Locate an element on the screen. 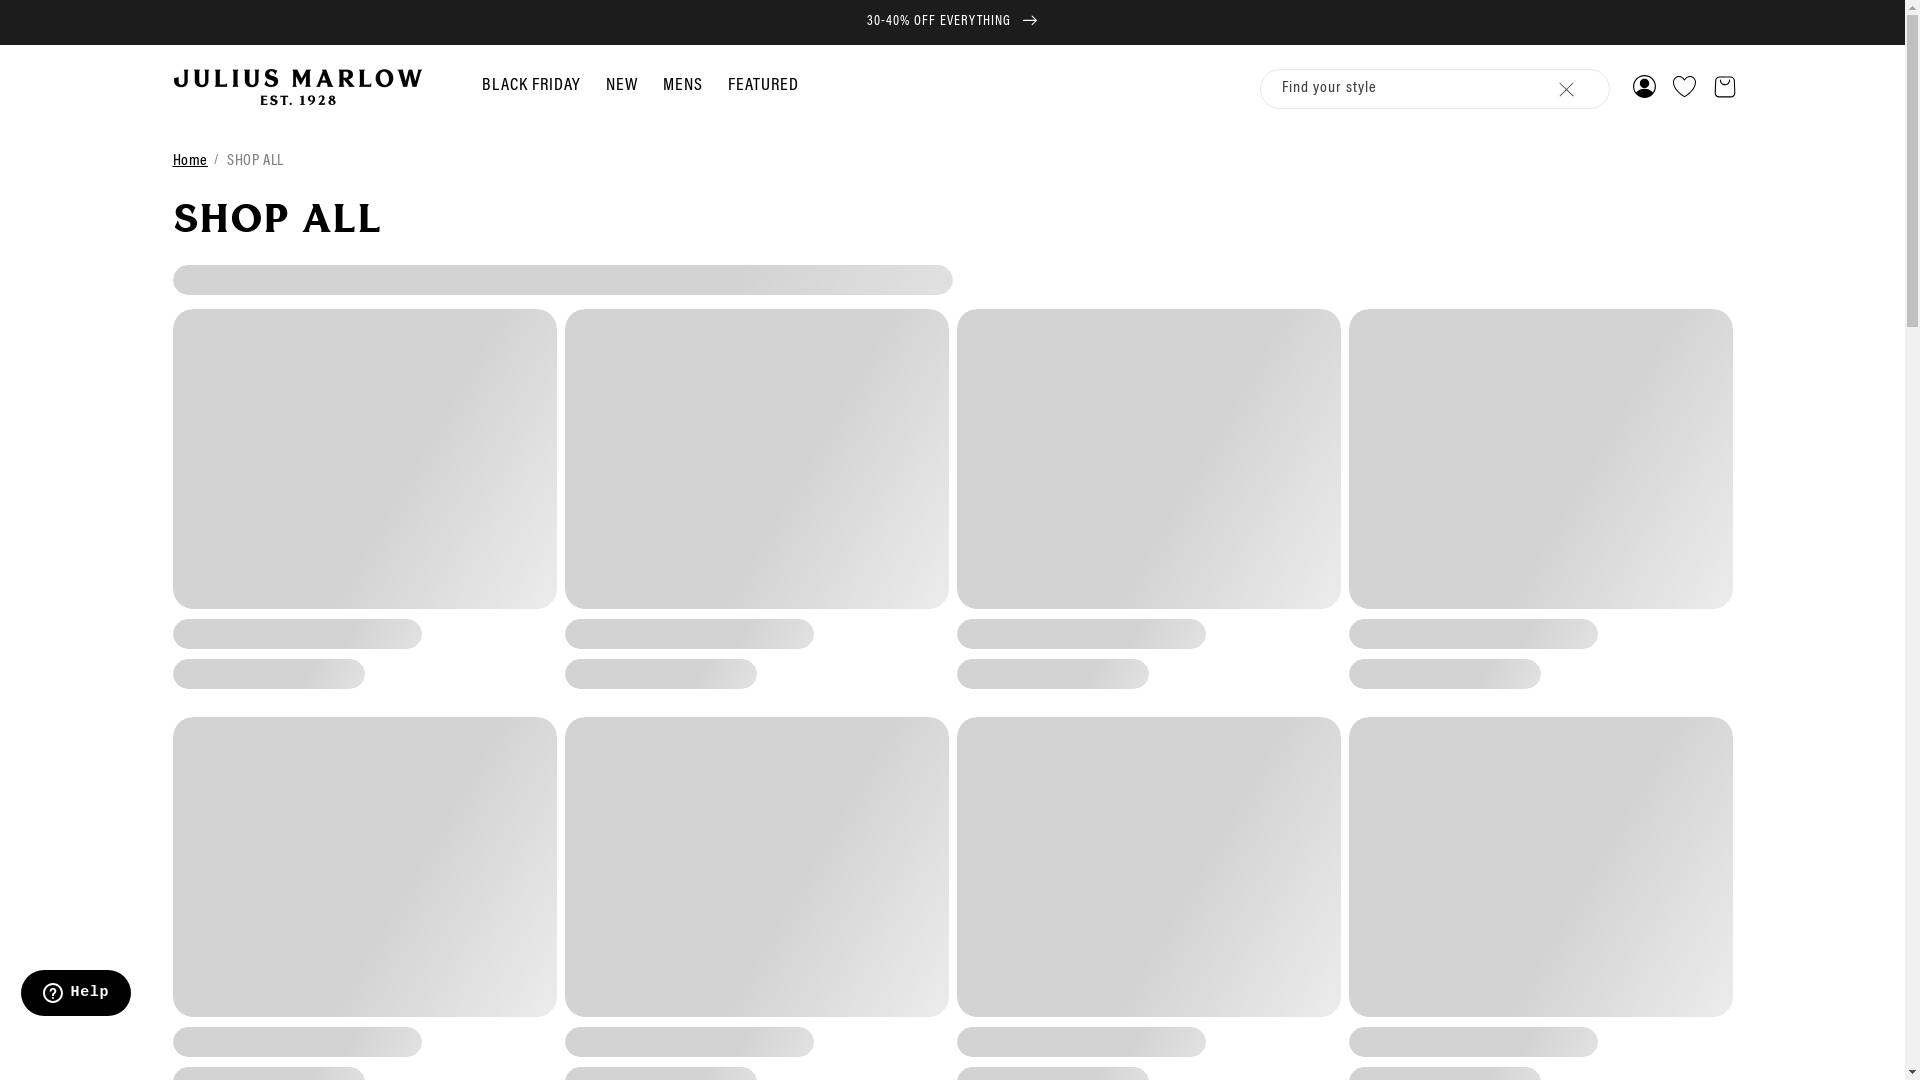  'BLACK FRIDAY' is located at coordinates (481, 85).